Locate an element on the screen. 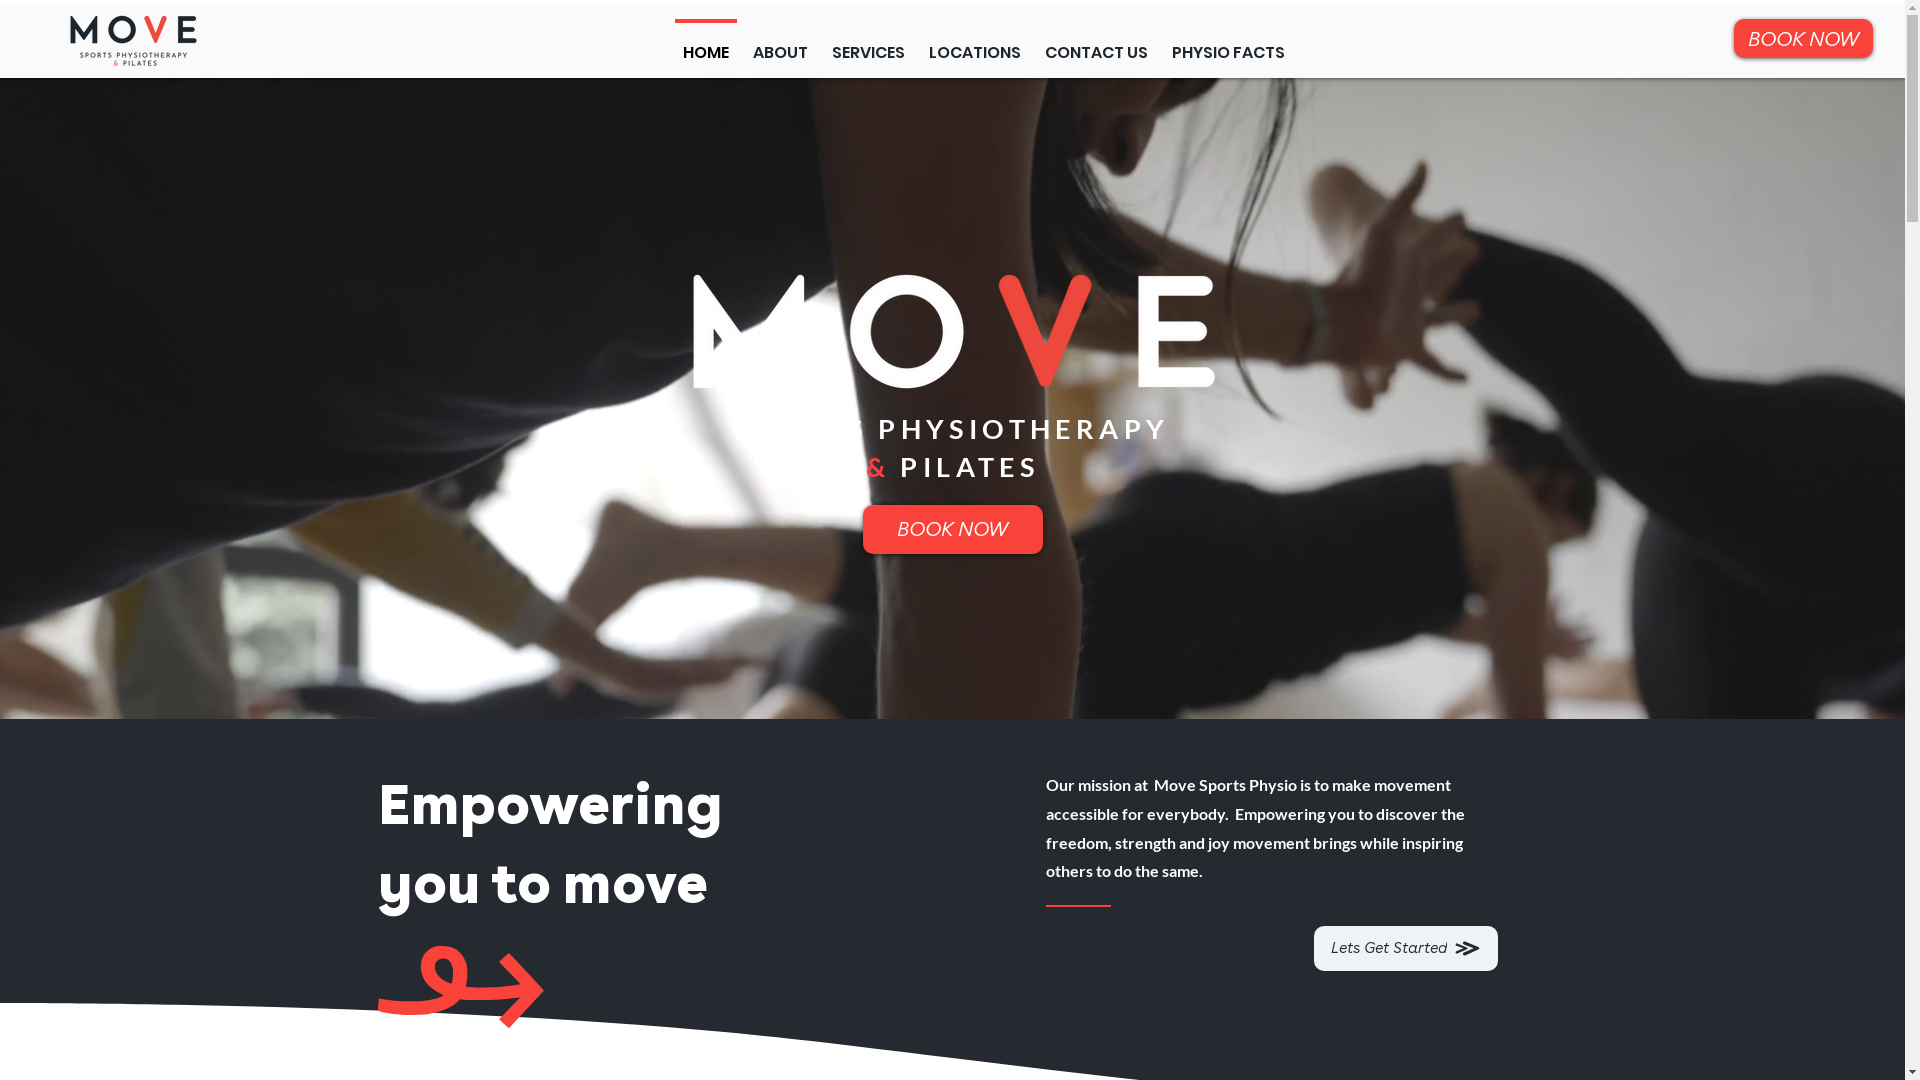  'CONTACT US' is located at coordinates (1032, 43).